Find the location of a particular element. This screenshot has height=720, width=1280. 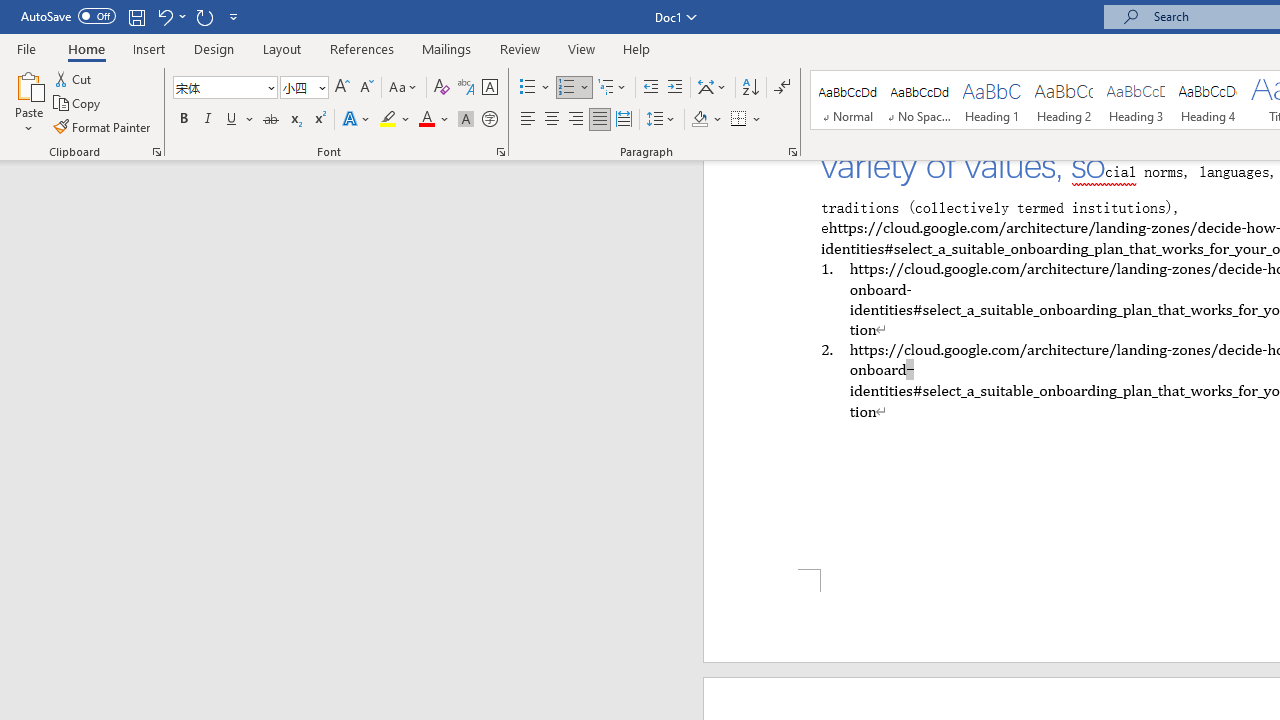

'Review' is located at coordinates (520, 48).